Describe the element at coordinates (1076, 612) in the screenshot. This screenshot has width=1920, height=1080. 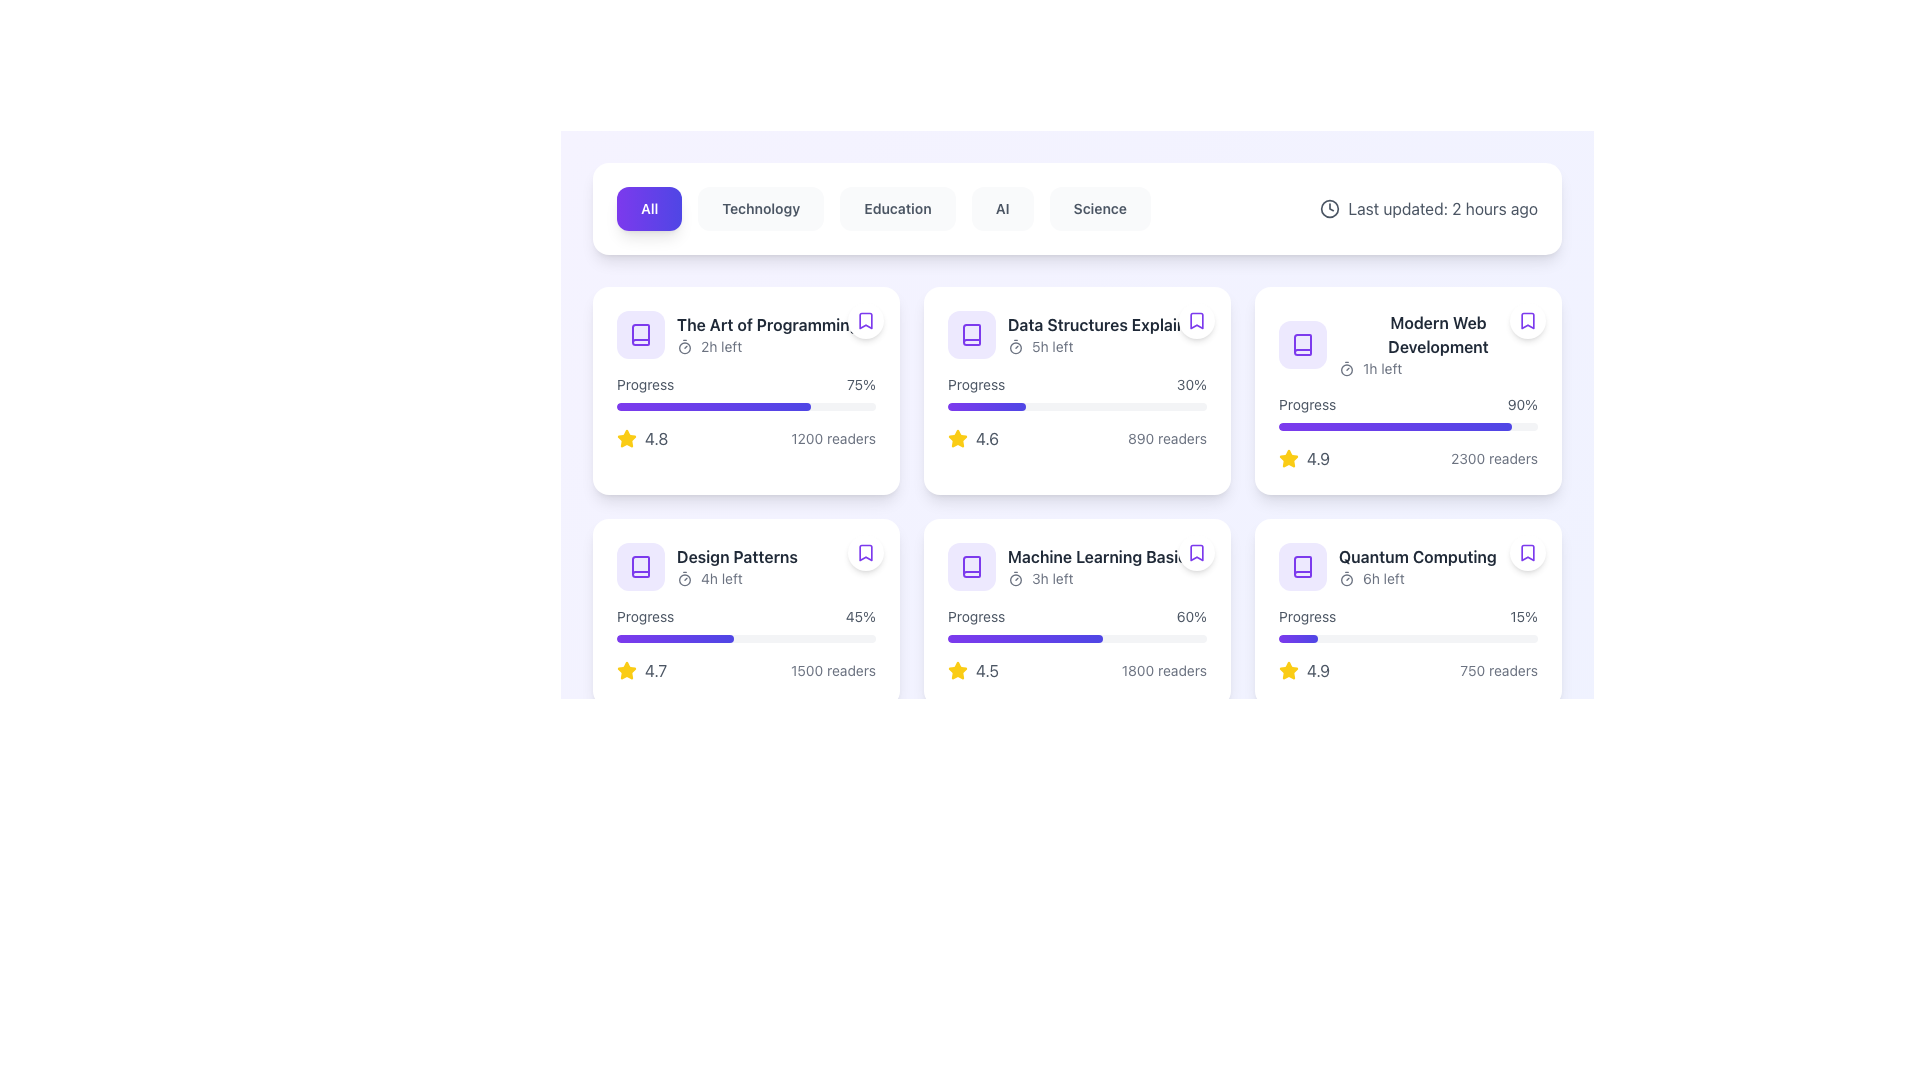
I see `course information from the informational card titled 'Machine Learning Basics', located in the second row, second column of the grid layout` at that location.